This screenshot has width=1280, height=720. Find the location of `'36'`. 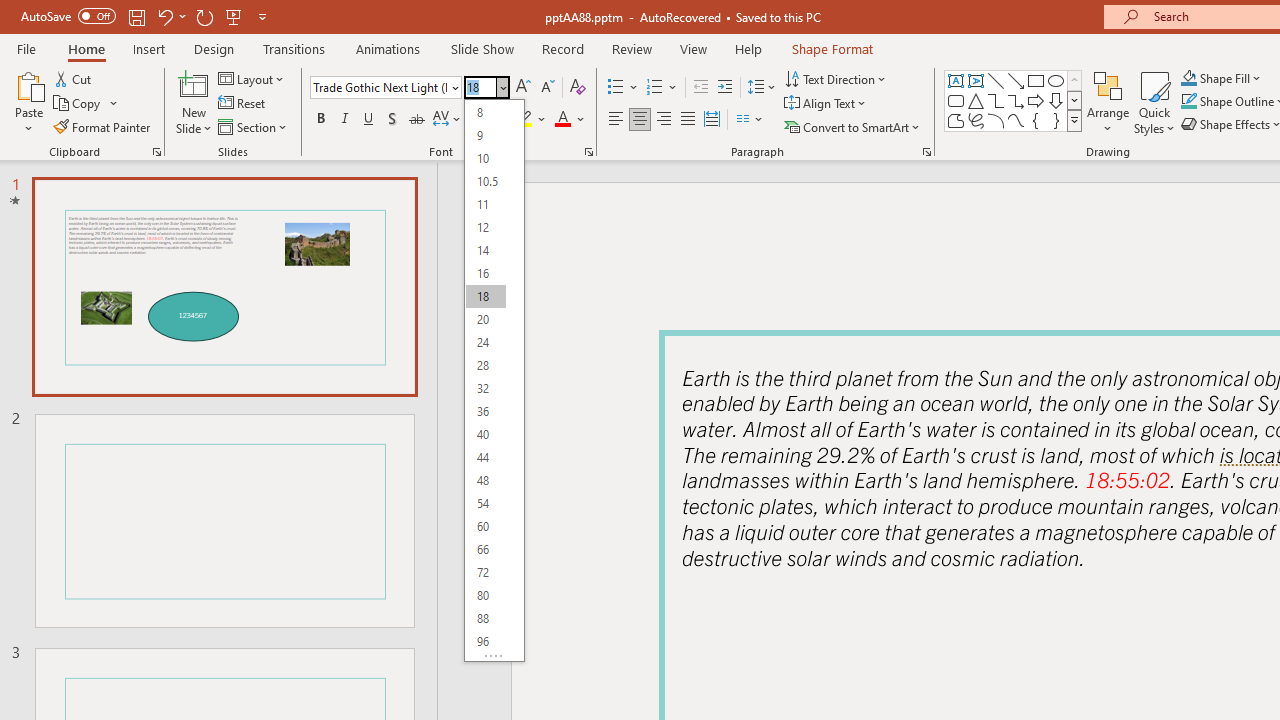

'36' is located at coordinates (485, 410).